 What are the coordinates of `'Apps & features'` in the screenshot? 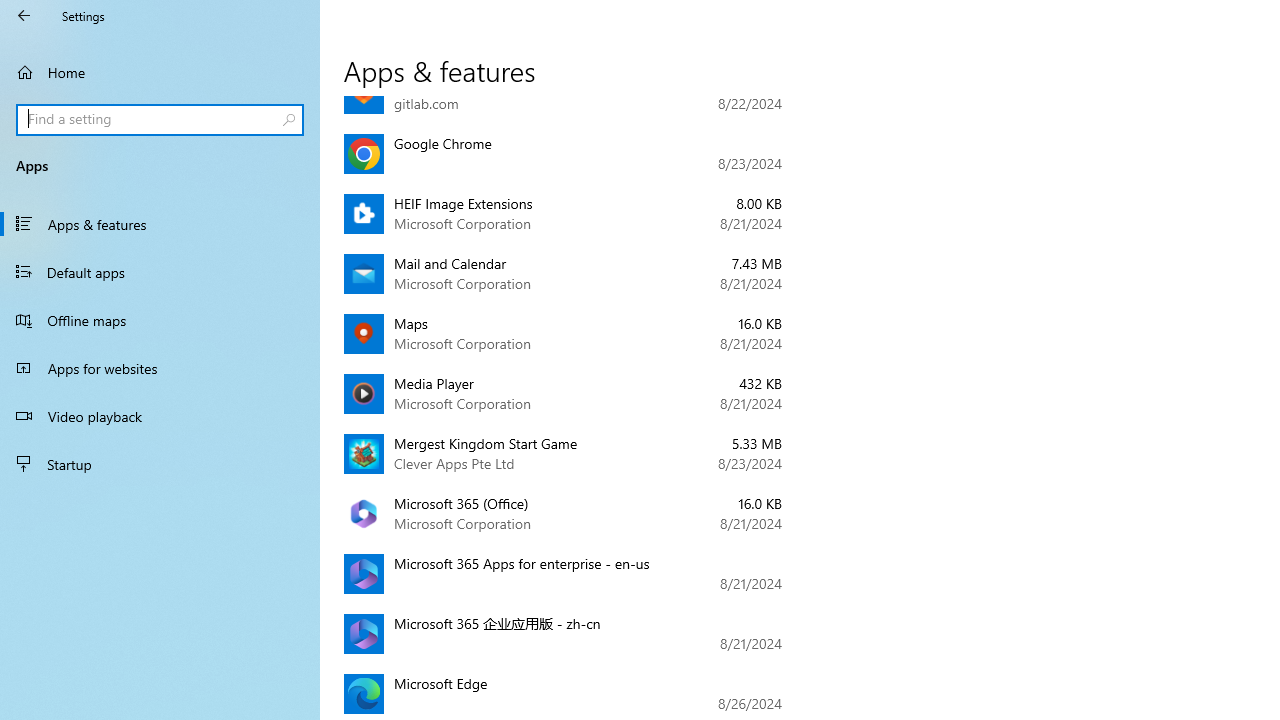 It's located at (160, 223).